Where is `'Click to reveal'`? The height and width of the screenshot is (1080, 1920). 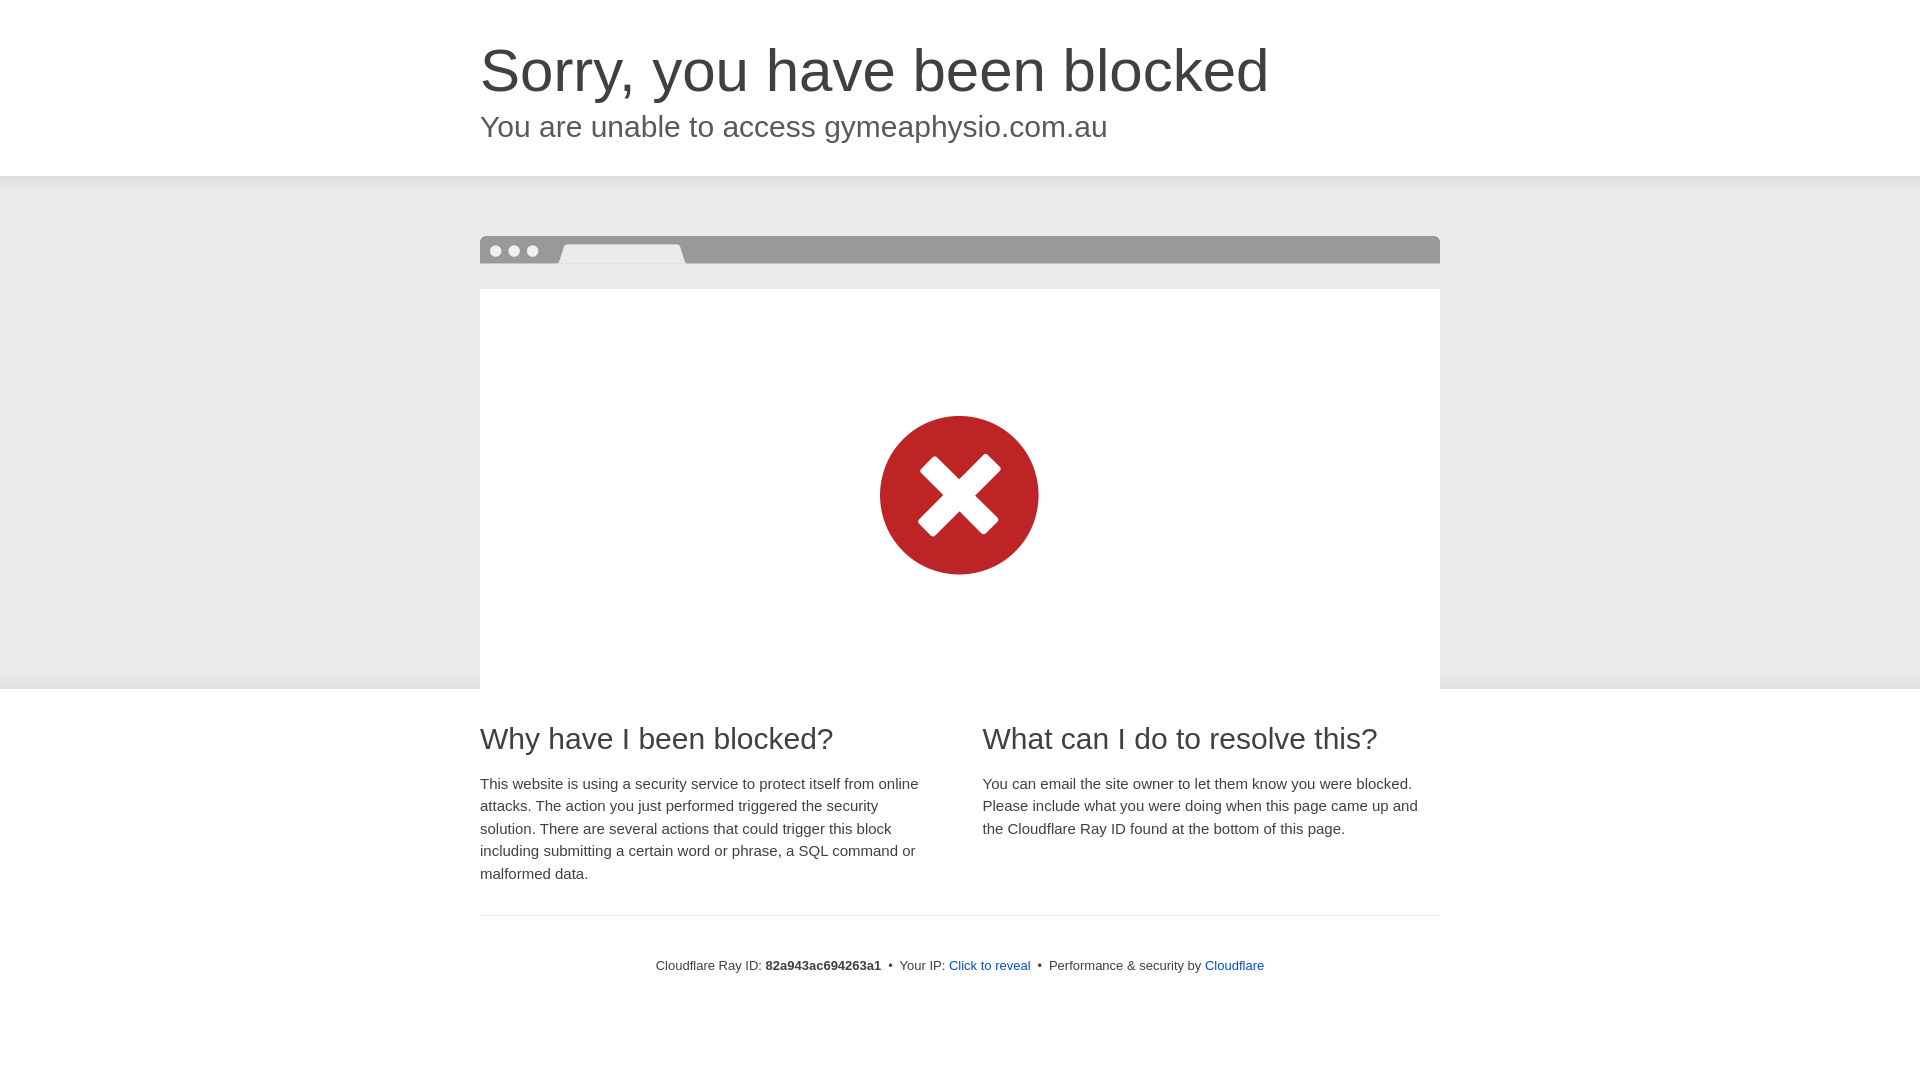
'Click to reveal' is located at coordinates (989, 964).